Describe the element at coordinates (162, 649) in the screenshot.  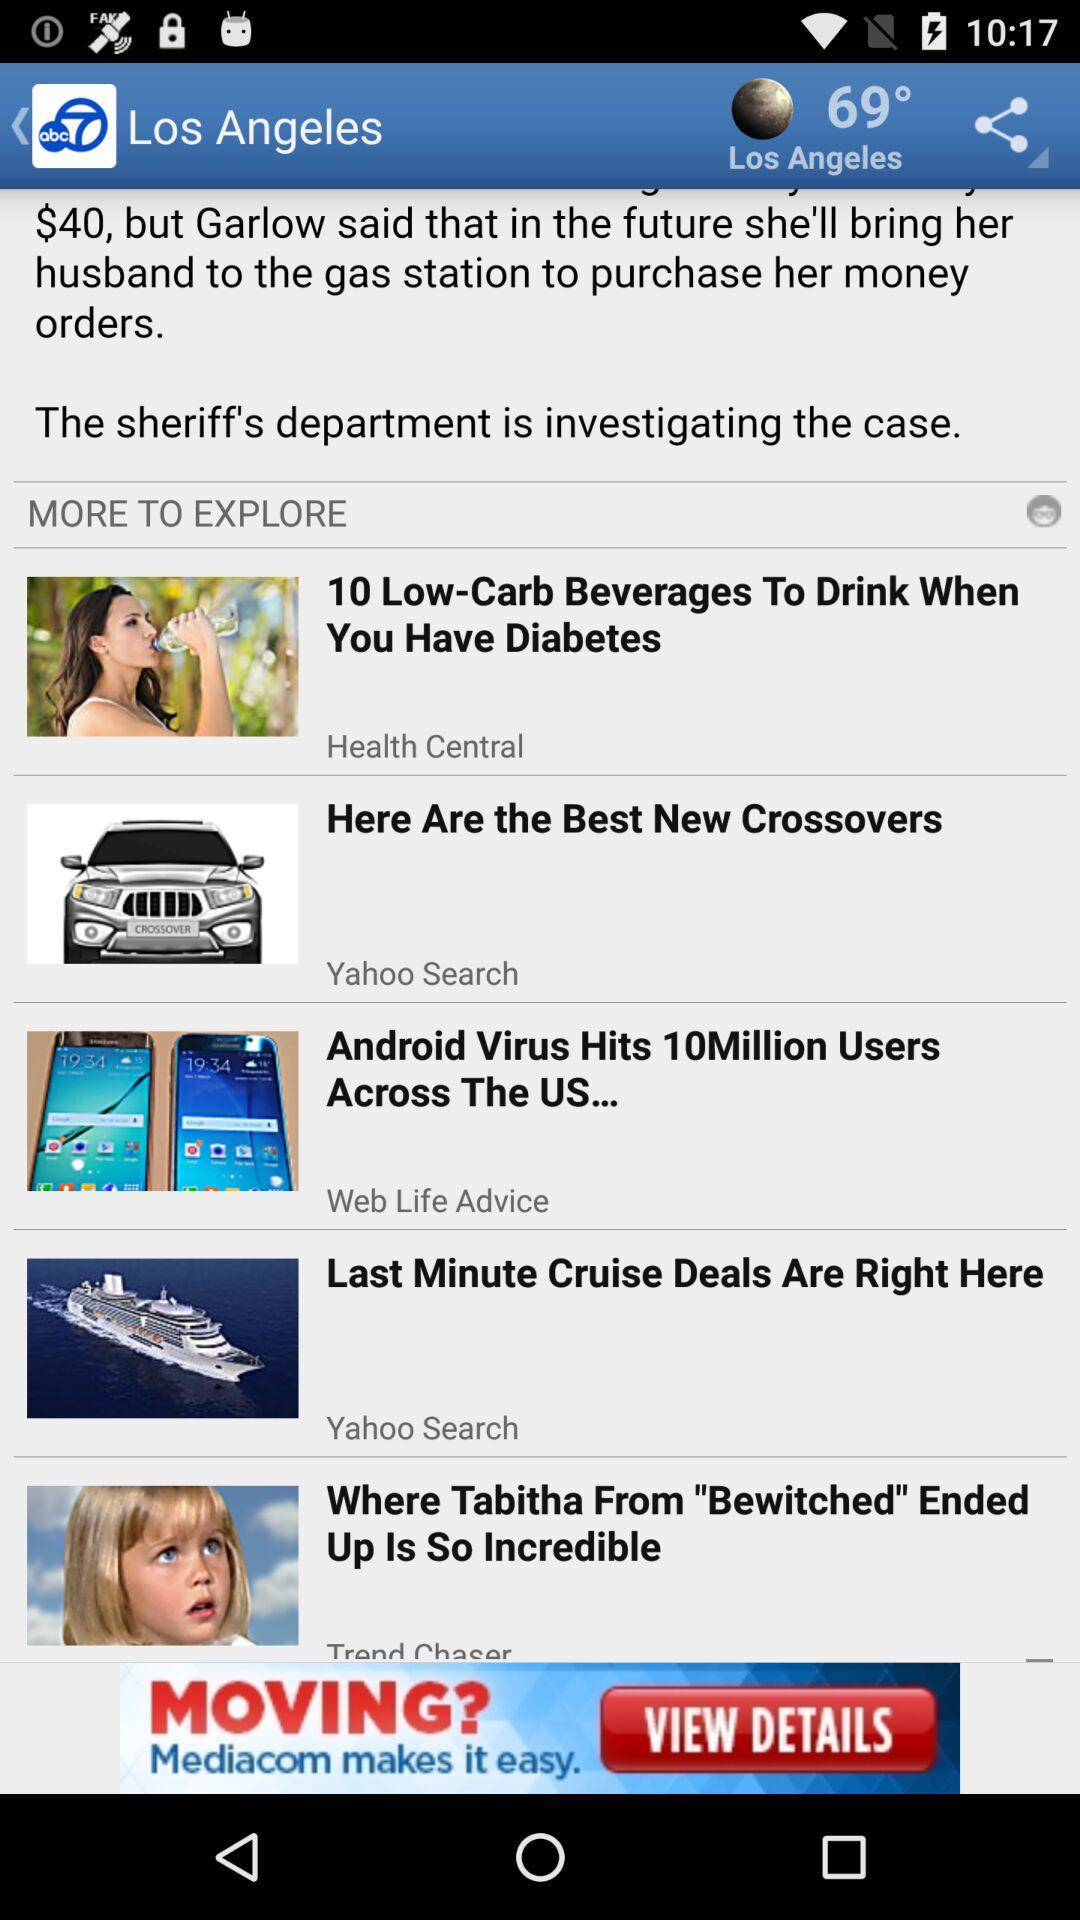
I see `the first image in the row` at that location.